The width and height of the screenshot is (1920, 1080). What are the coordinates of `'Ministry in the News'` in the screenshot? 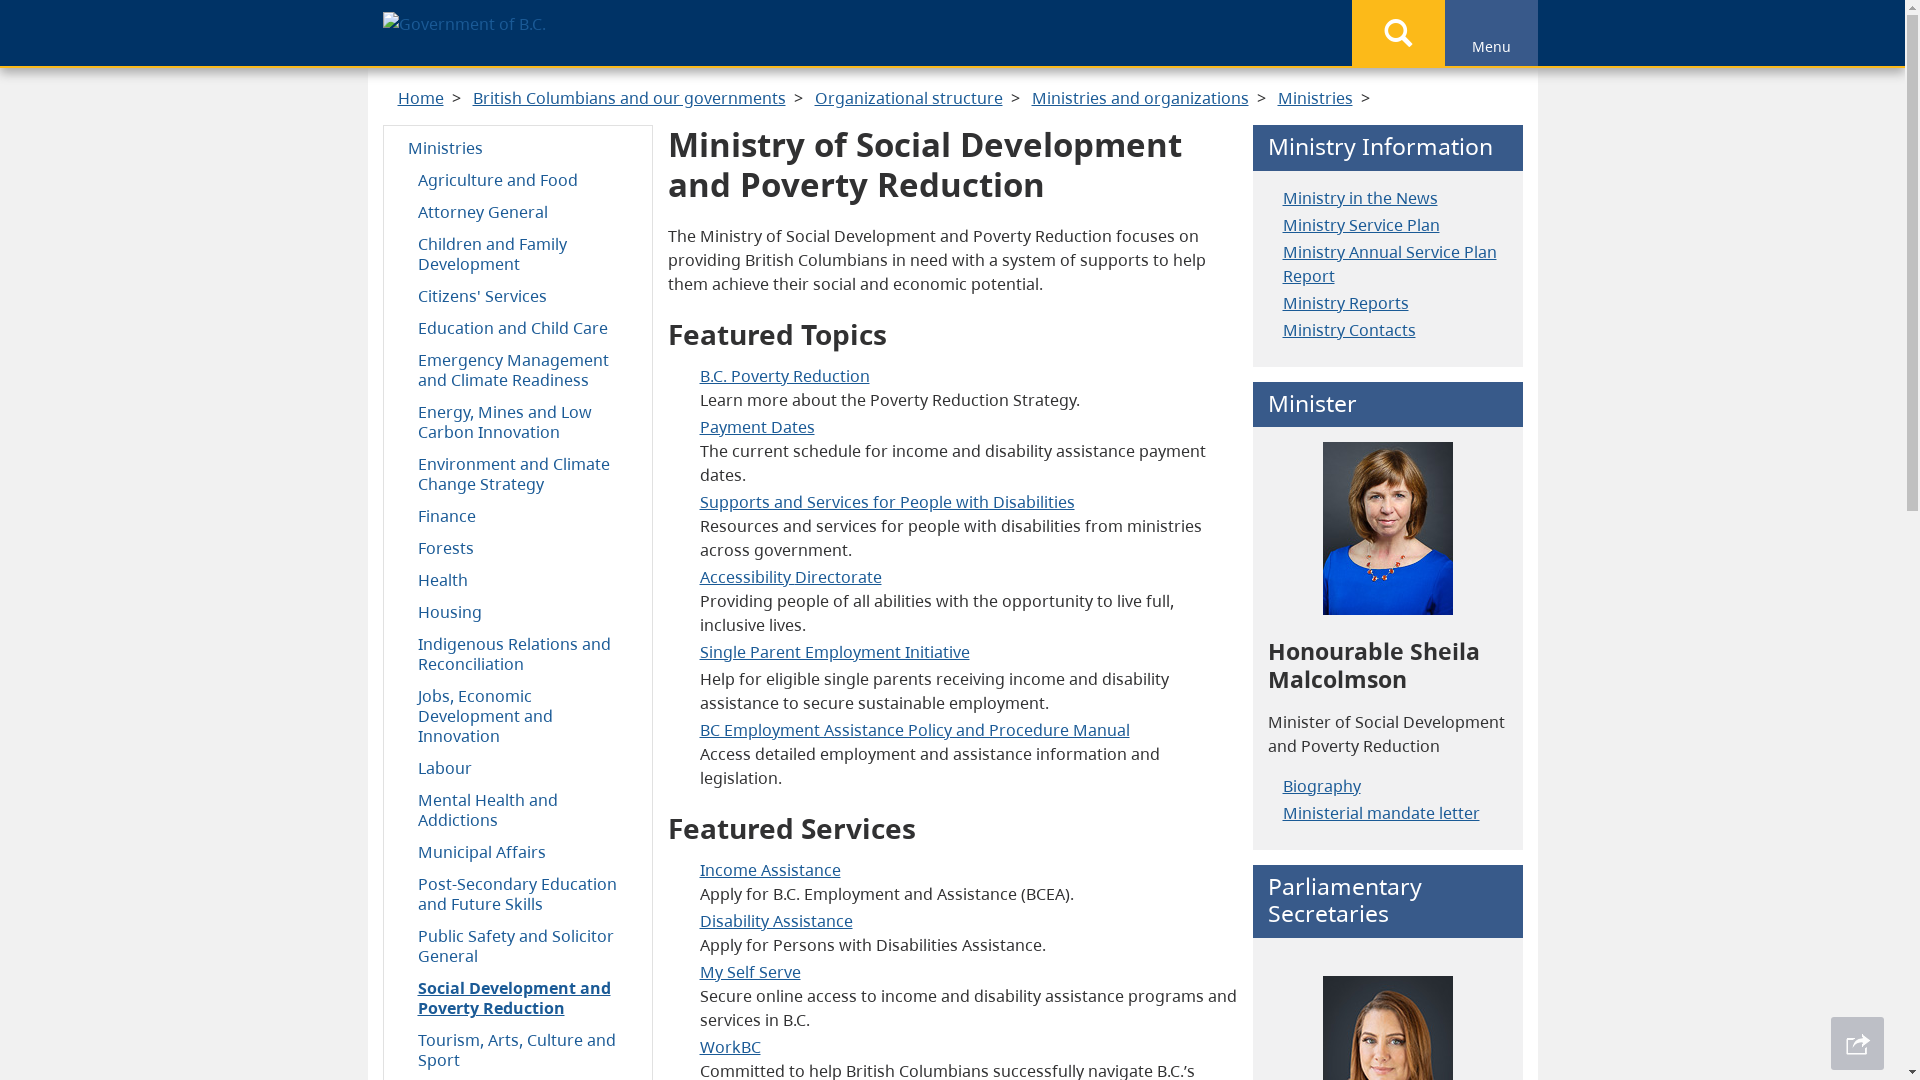 It's located at (1359, 197).